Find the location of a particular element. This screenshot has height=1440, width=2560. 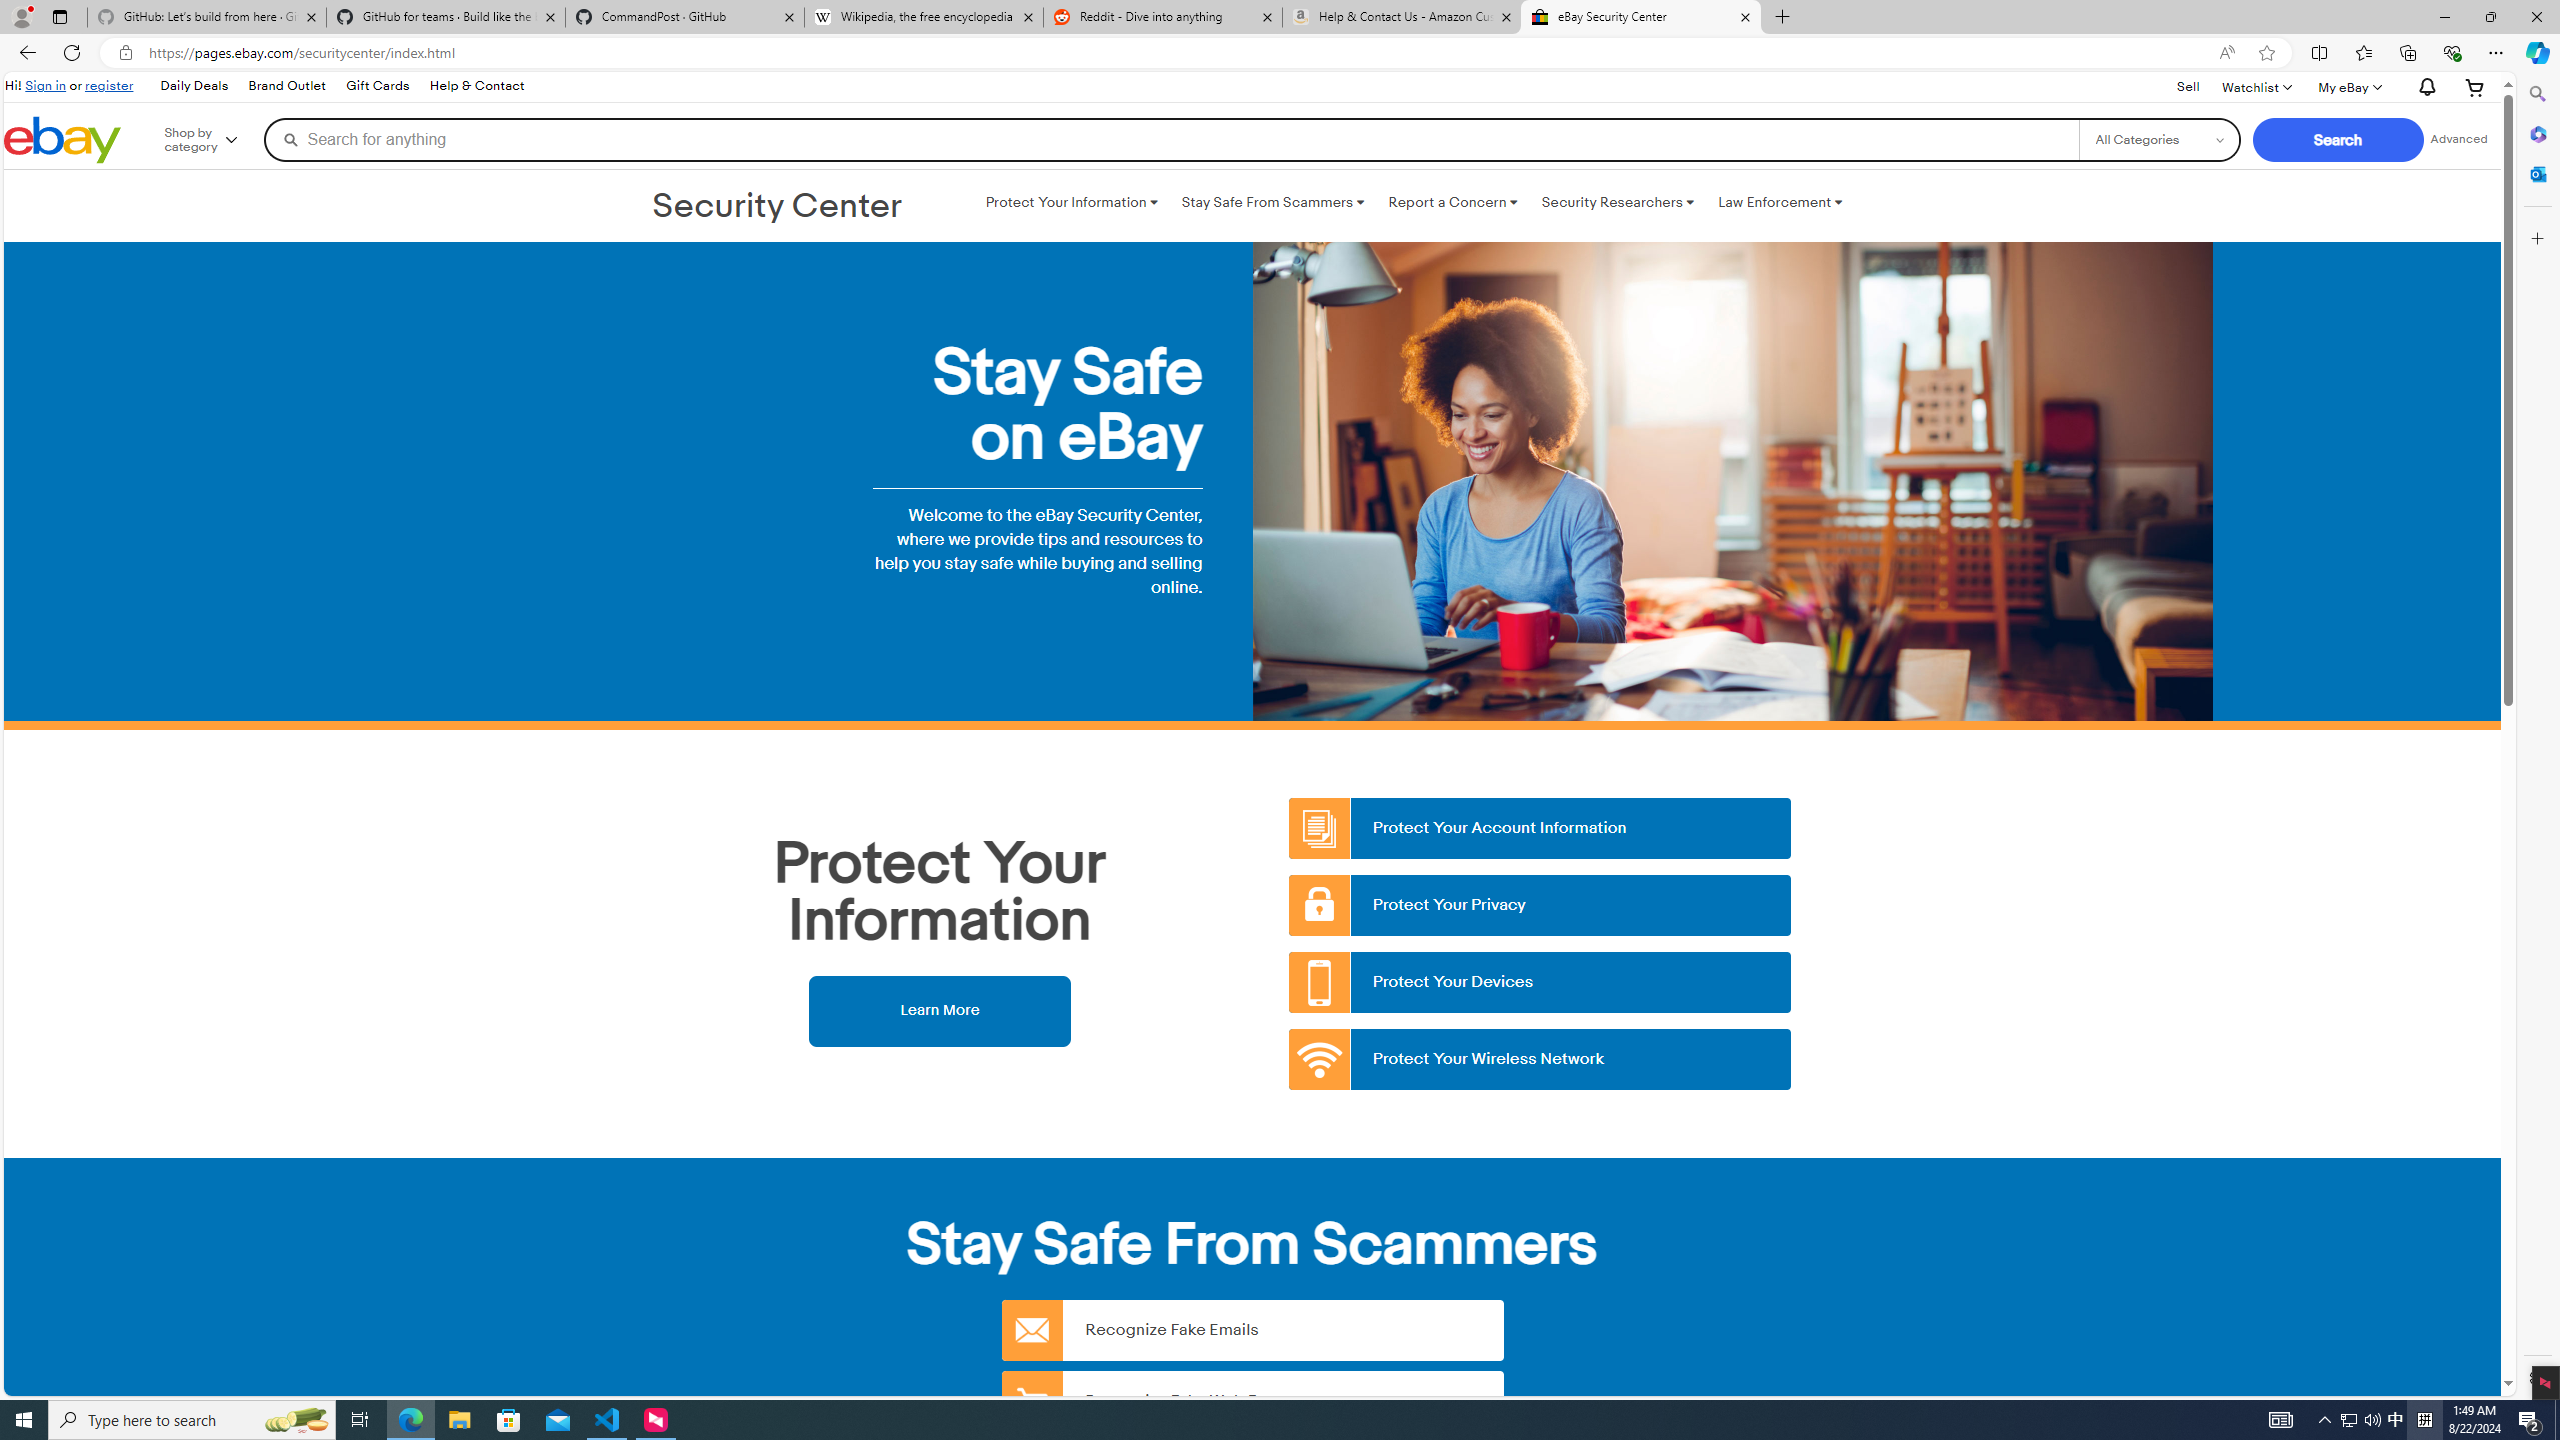

'Side bar' is located at coordinates (2537, 735).